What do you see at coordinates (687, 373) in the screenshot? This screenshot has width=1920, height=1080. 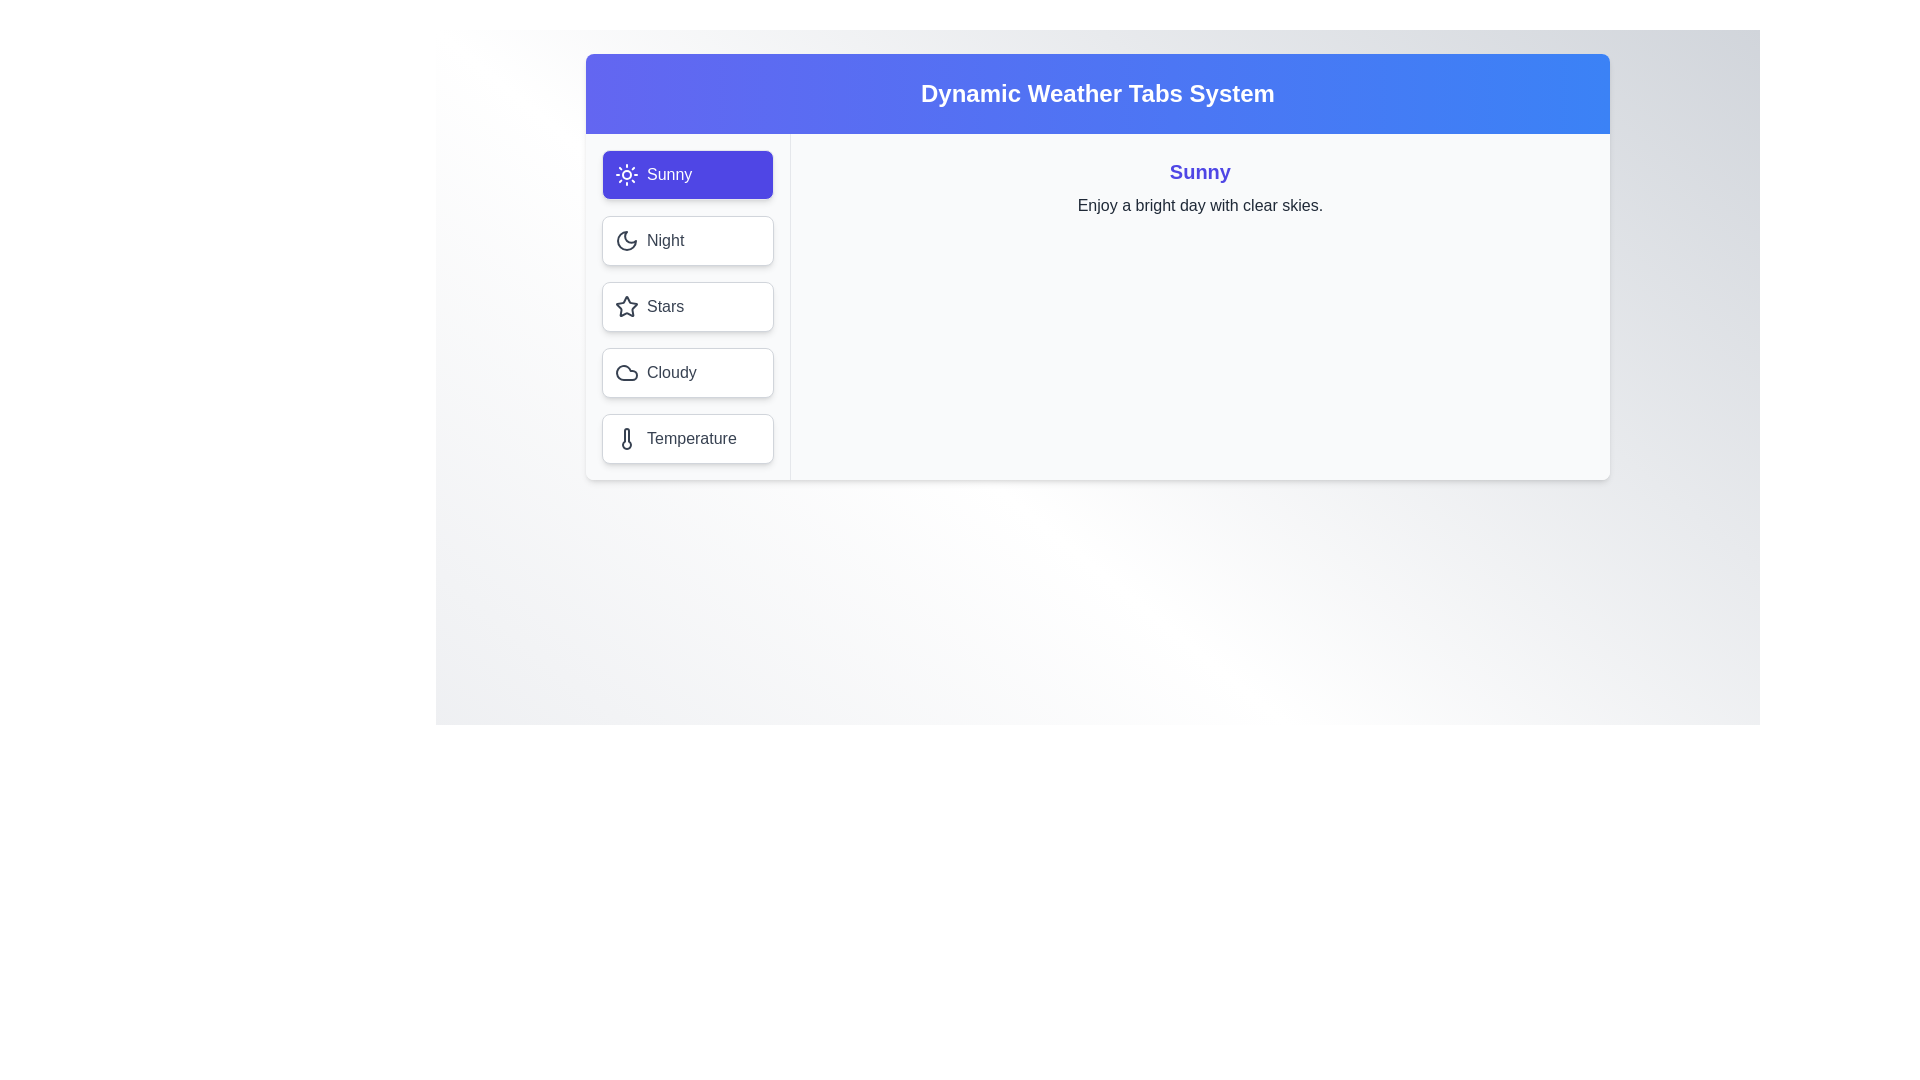 I see `the Cloudy tab` at bounding box center [687, 373].